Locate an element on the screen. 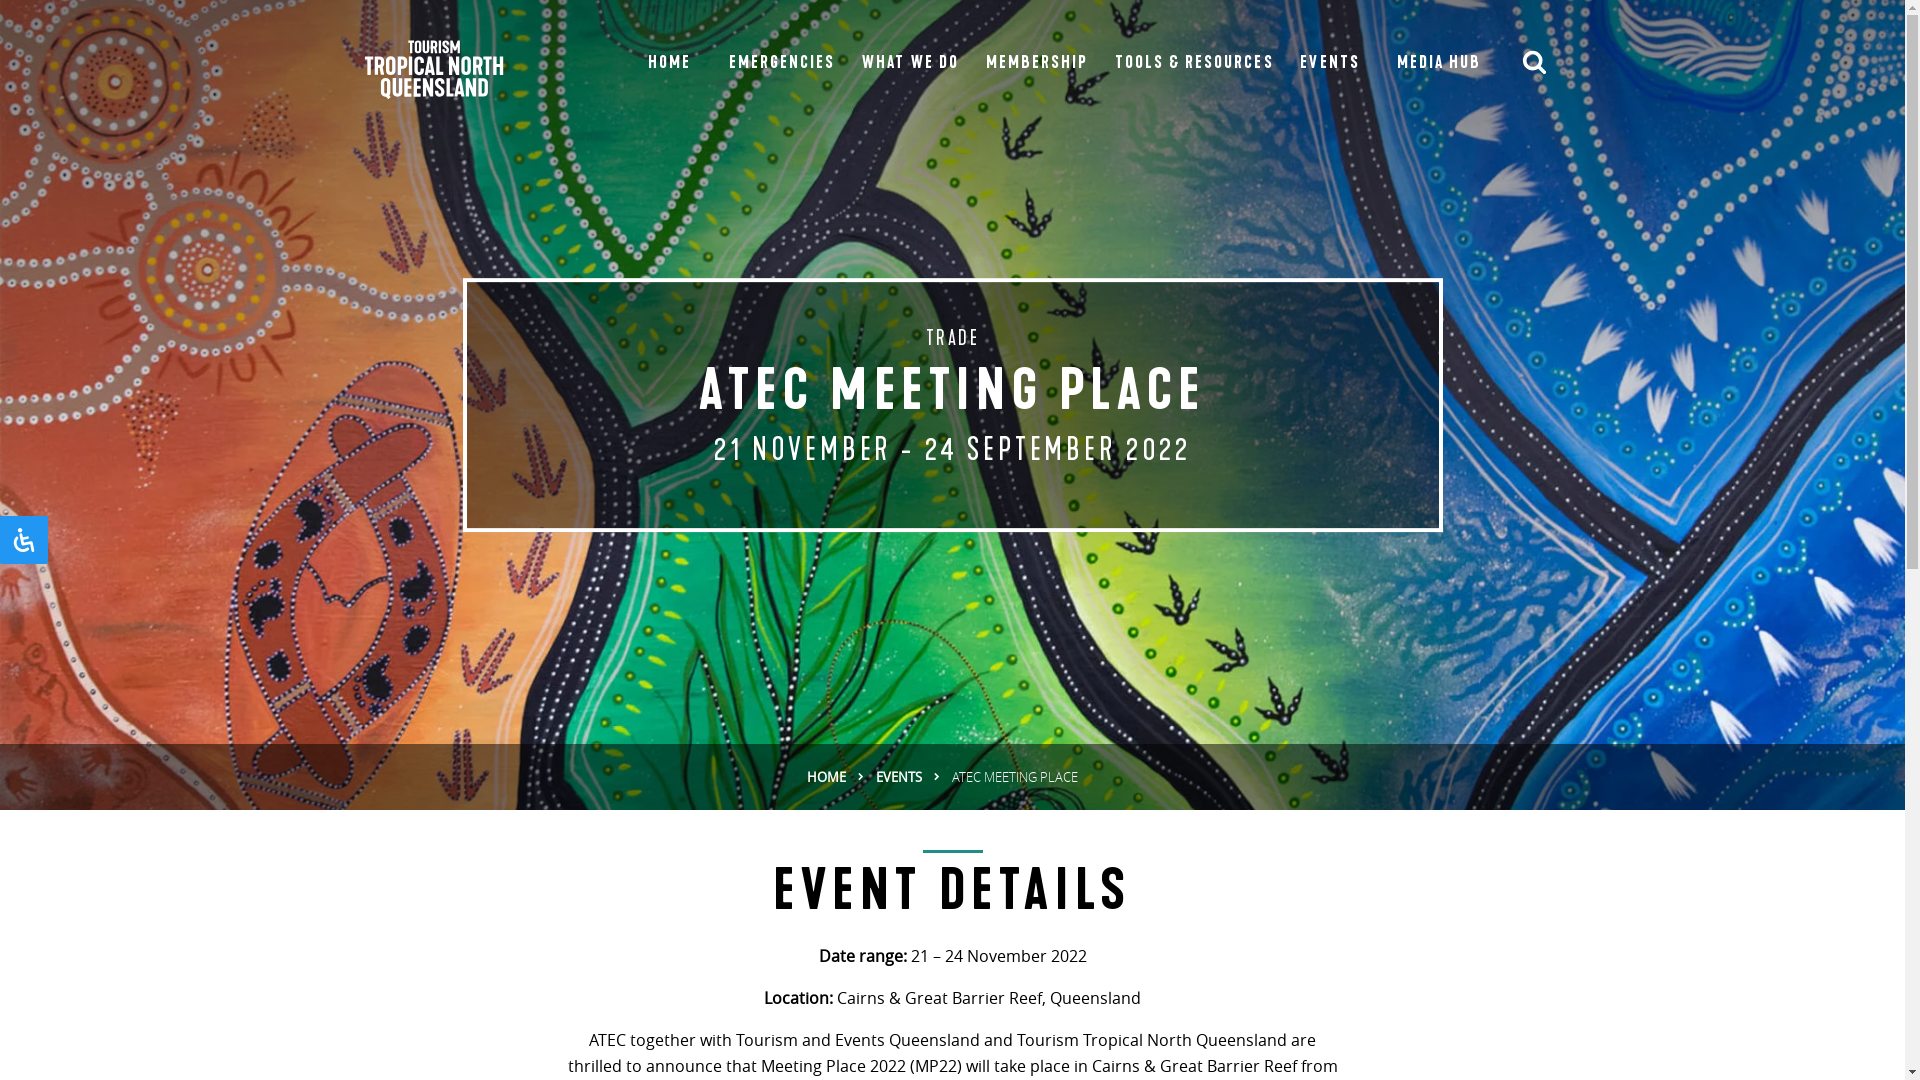 Image resolution: width=1920 pixels, height=1080 pixels. 'Accessibility' is located at coordinates (24, 540).